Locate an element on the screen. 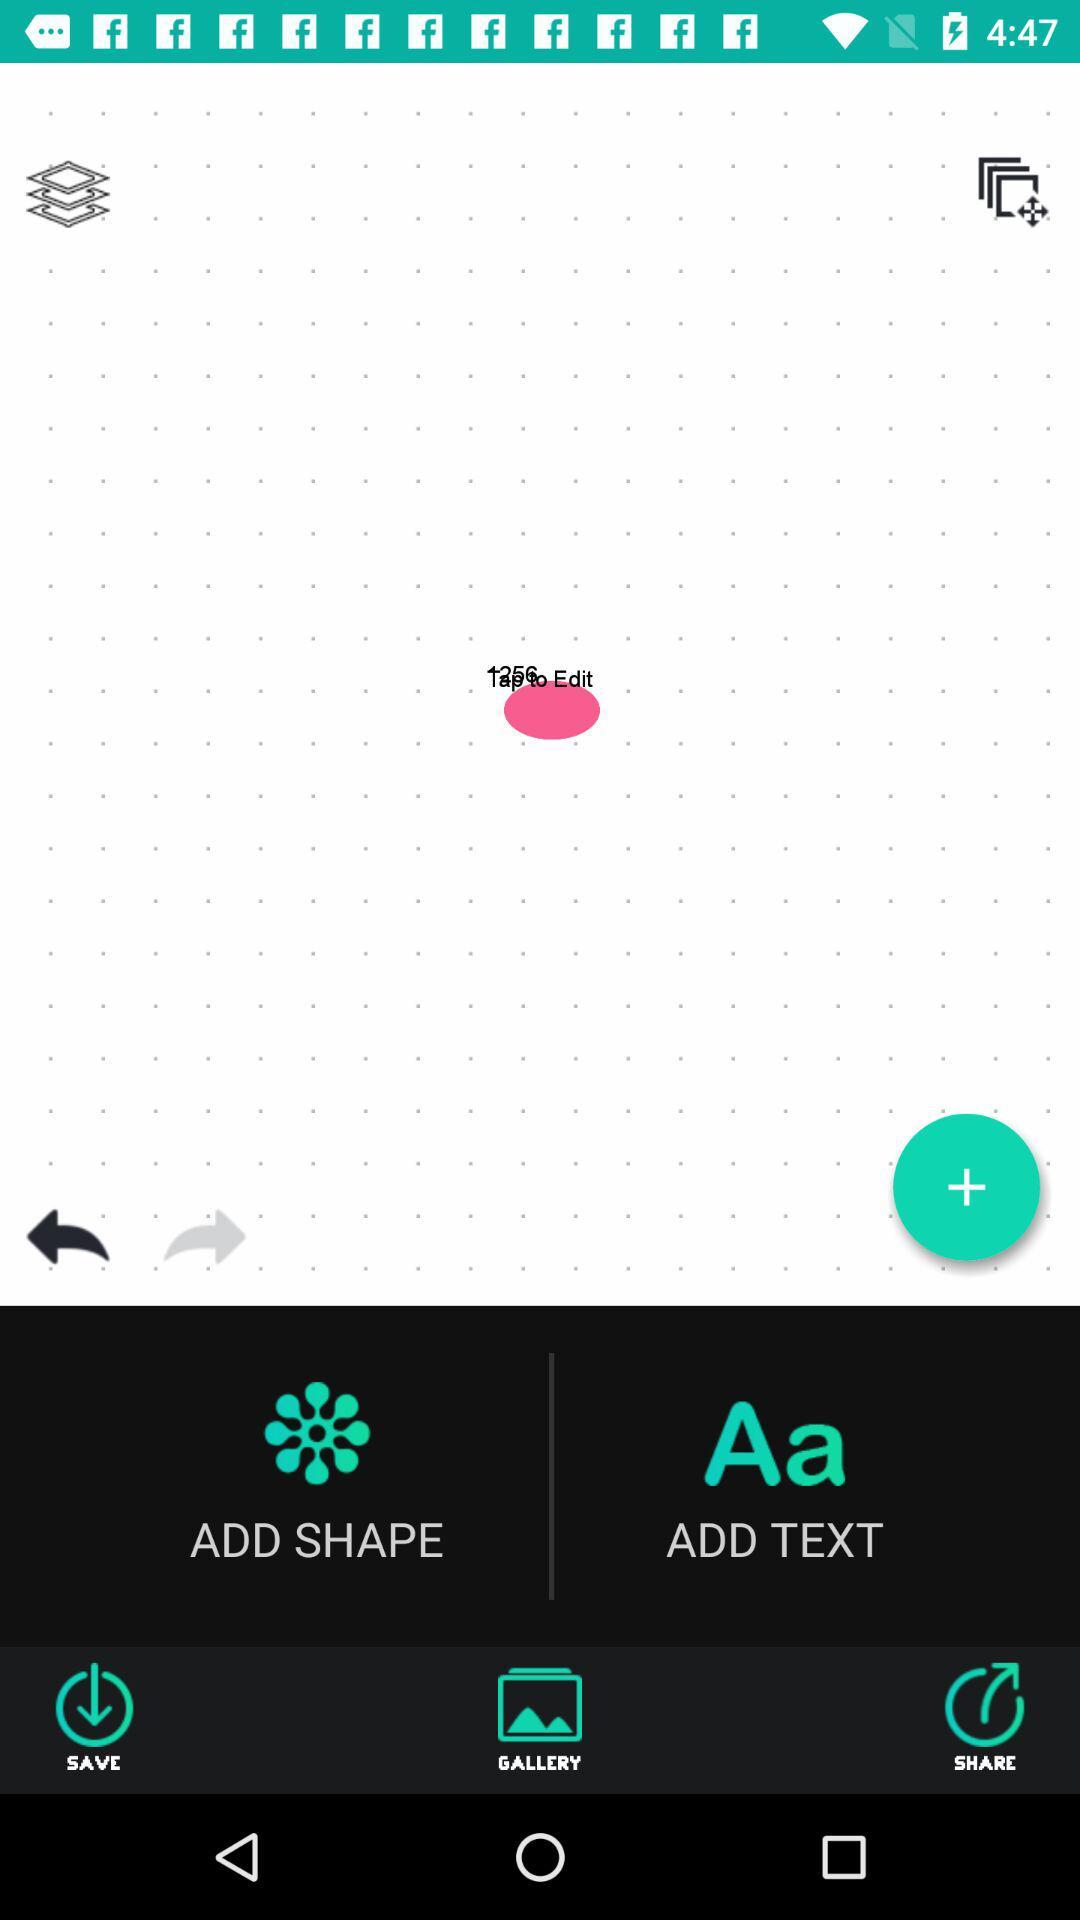  new entry is located at coordinates (965, 1187).